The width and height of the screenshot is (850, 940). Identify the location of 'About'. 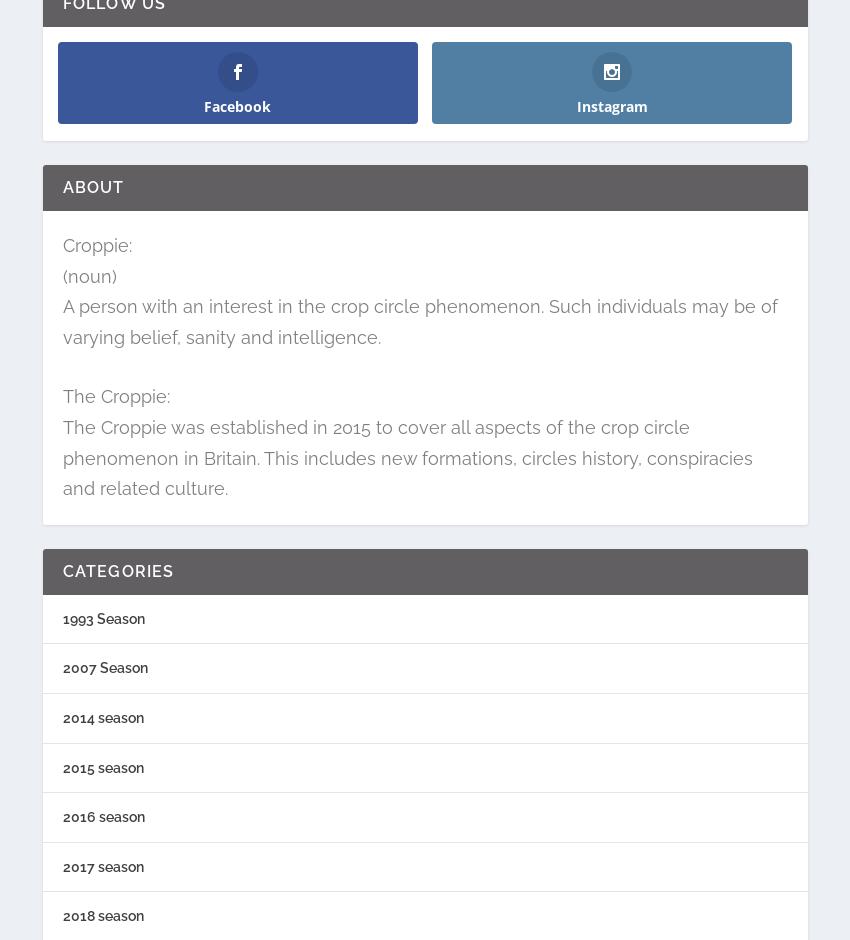
(91, 187).